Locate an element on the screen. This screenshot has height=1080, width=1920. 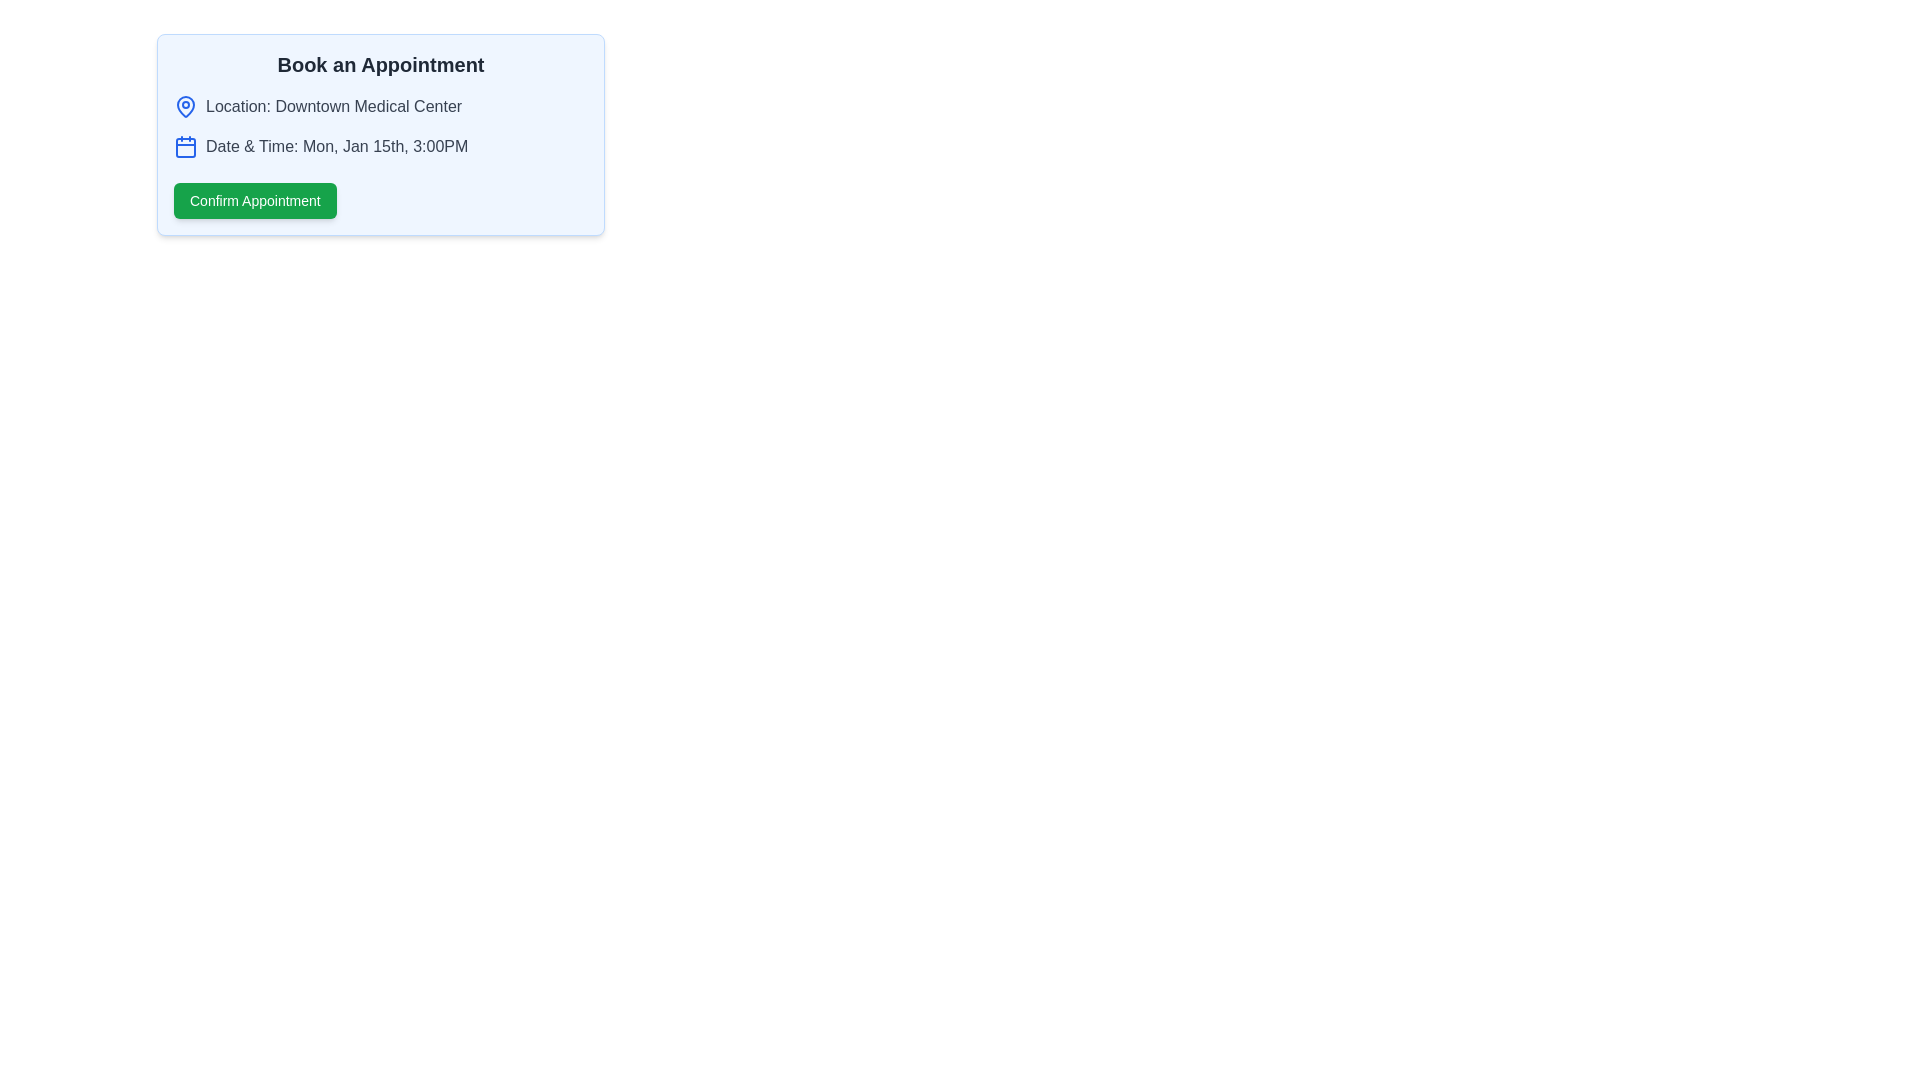
the outer border of the map pin icon, which is part of the SVG icon located to the left of the text label 'Location: Downtown Medical Center' in the 'Book an Appointment' card layout is located at coordinates (186, 105).